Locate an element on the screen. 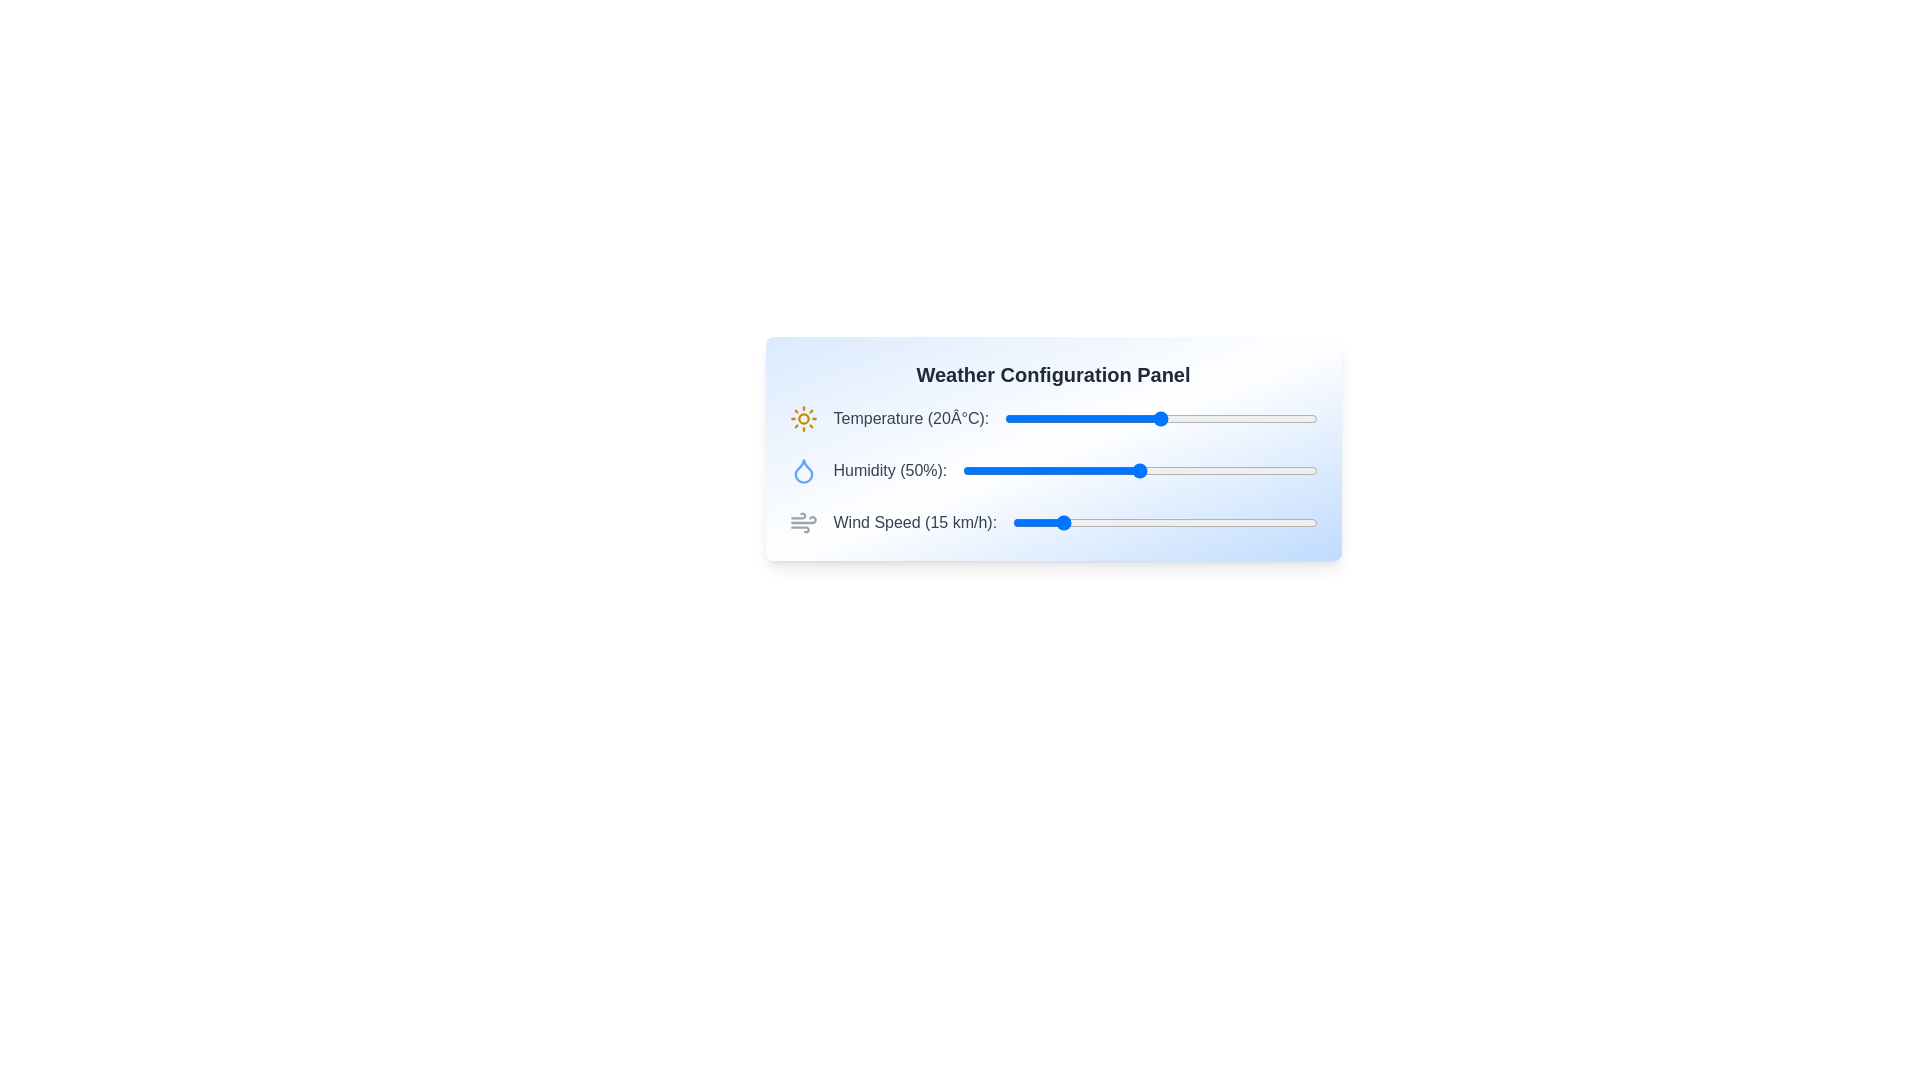 Image resolution: width=1920 pixels, height=1080 pixels. the humidity slider to 95% is located at coordinates (1299, 470).